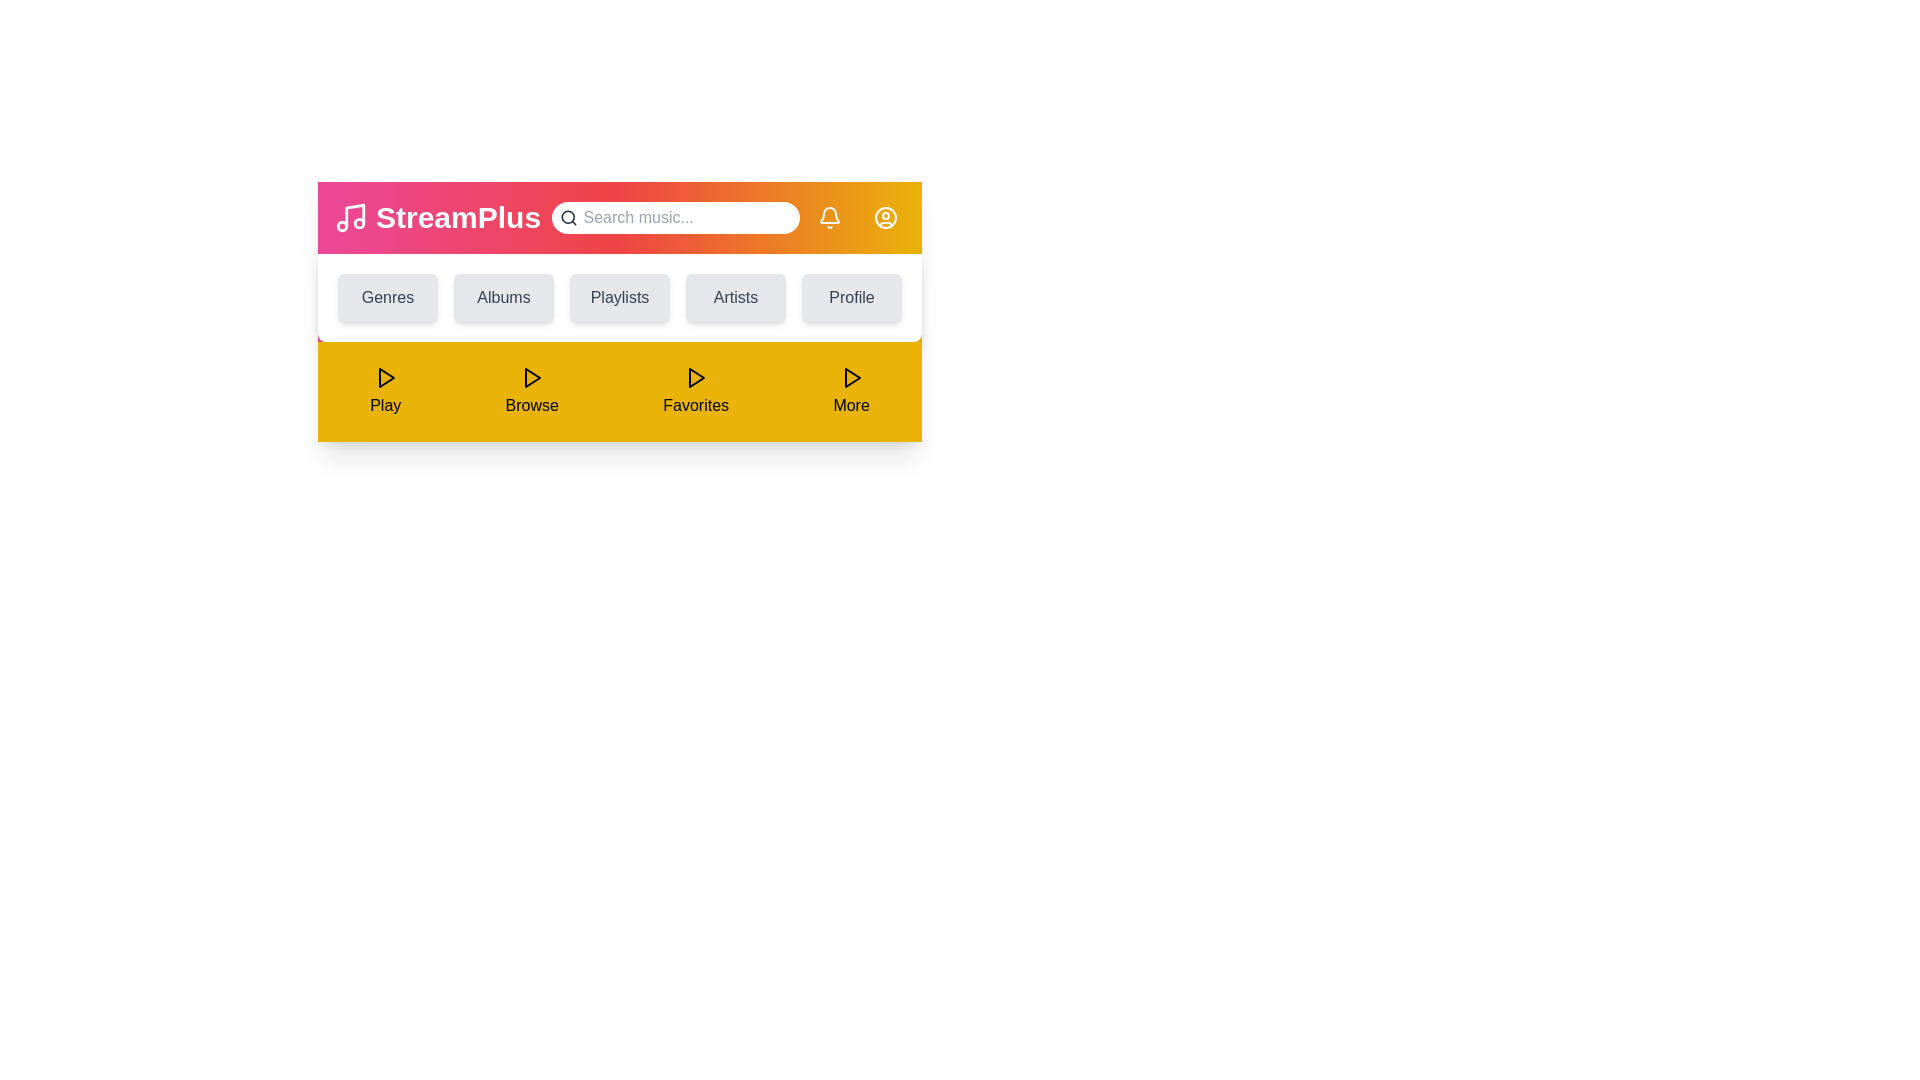 The width and height of the screenshot is (1920, 1080). I want to click on 'Play' button in the footer to play music, so click(384, 392).